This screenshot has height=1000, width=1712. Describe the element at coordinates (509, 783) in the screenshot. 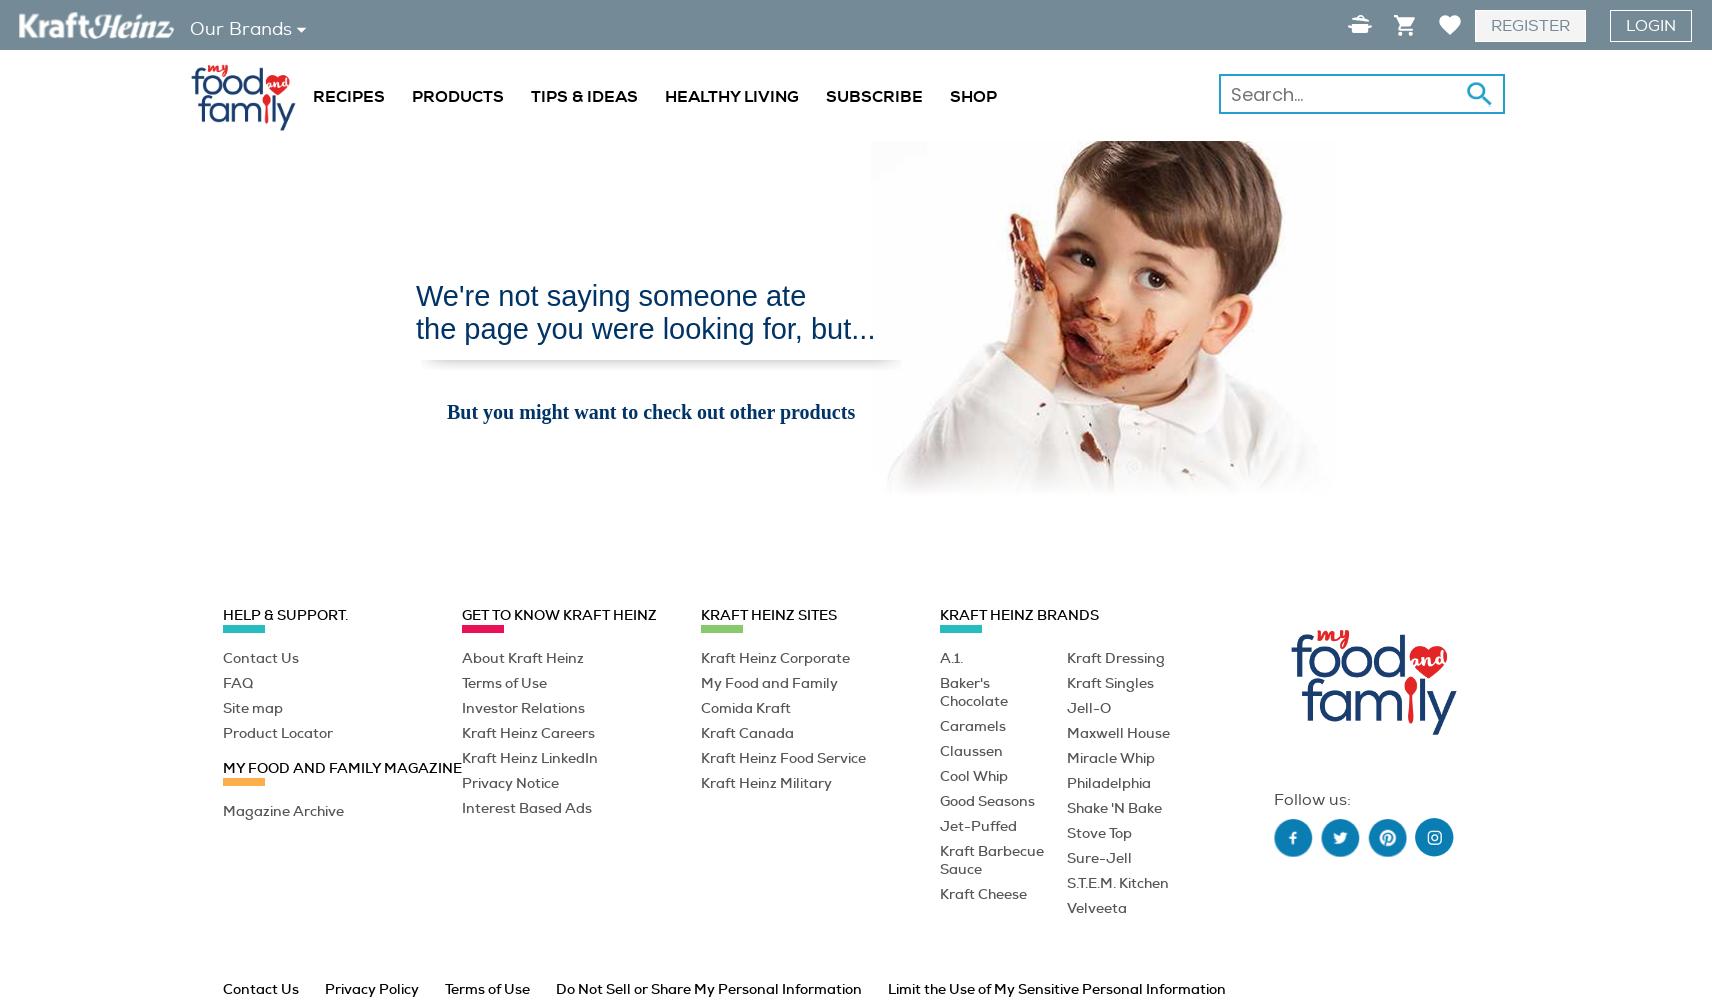

I see `'Privacy Notice'` at that location.